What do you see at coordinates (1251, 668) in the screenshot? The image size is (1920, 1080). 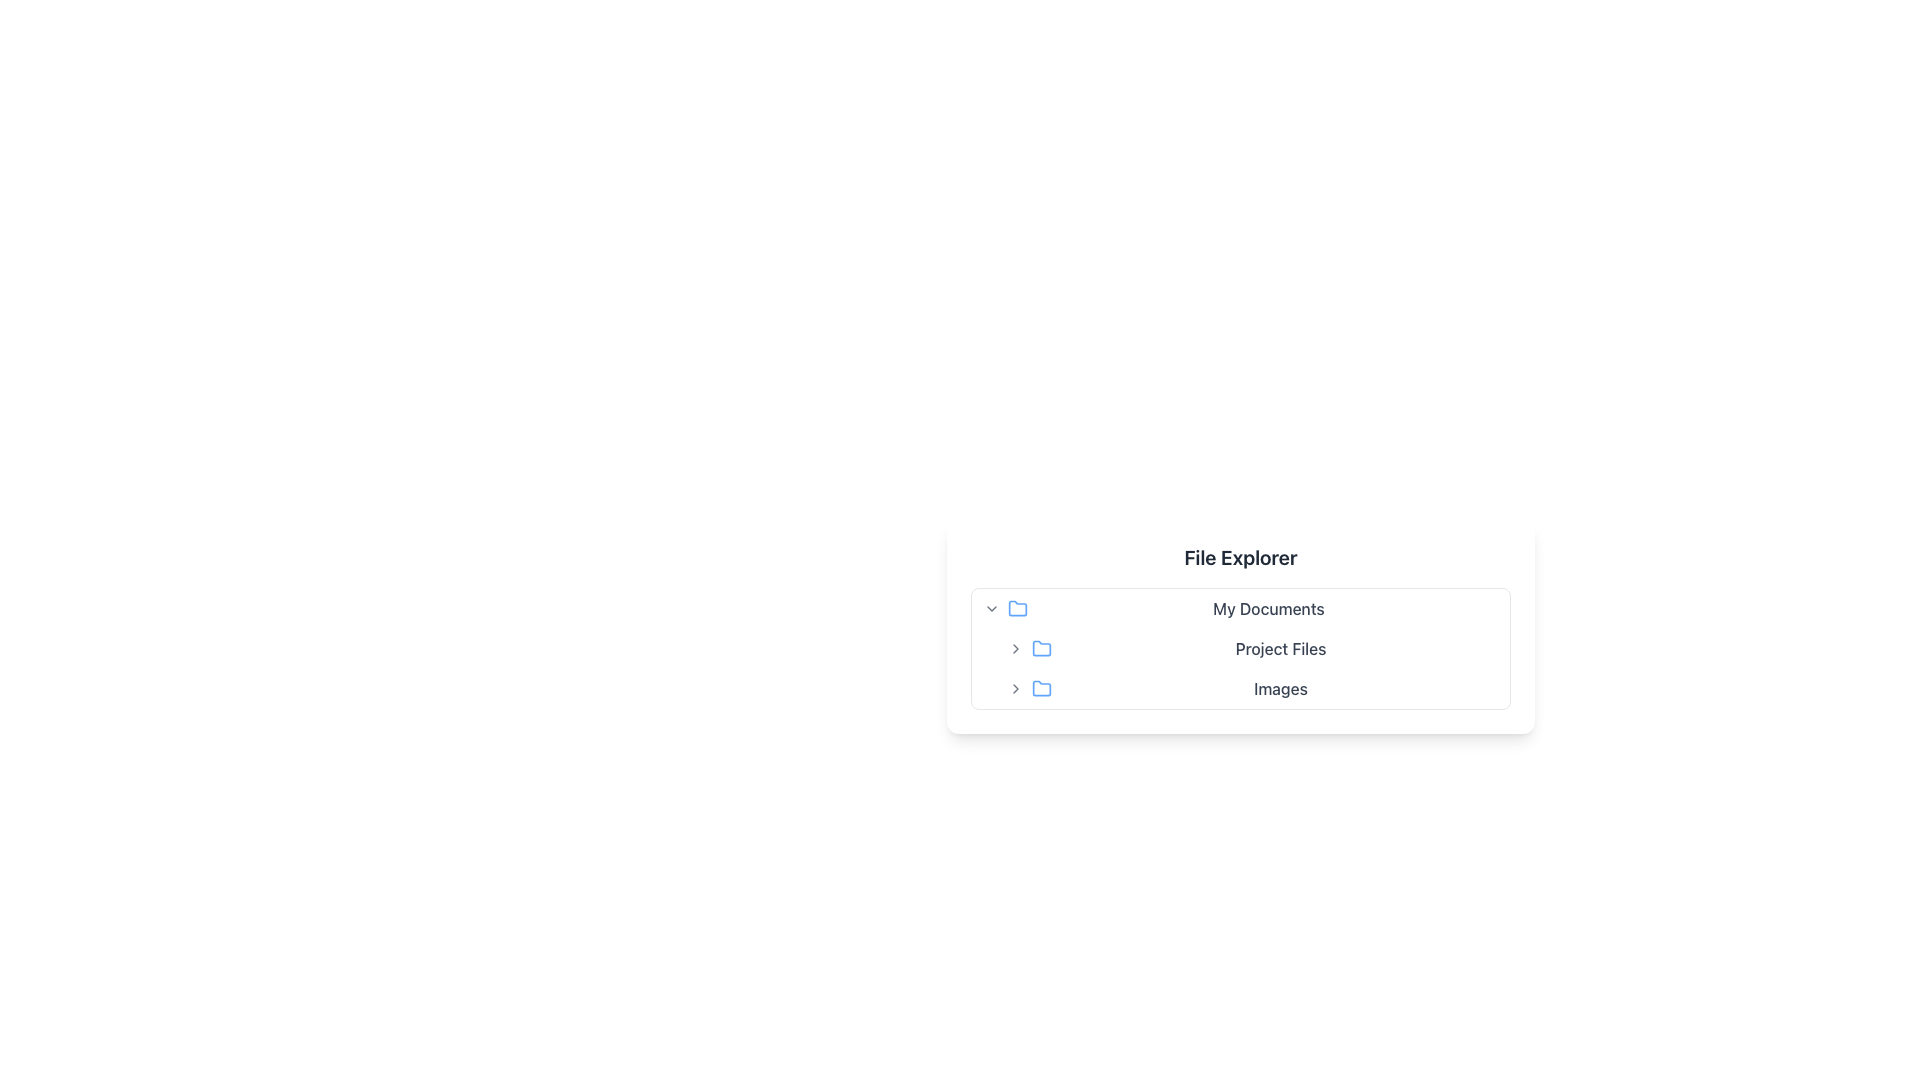 I see `the 'Folder' representation` at bounding box center [1251, 668].